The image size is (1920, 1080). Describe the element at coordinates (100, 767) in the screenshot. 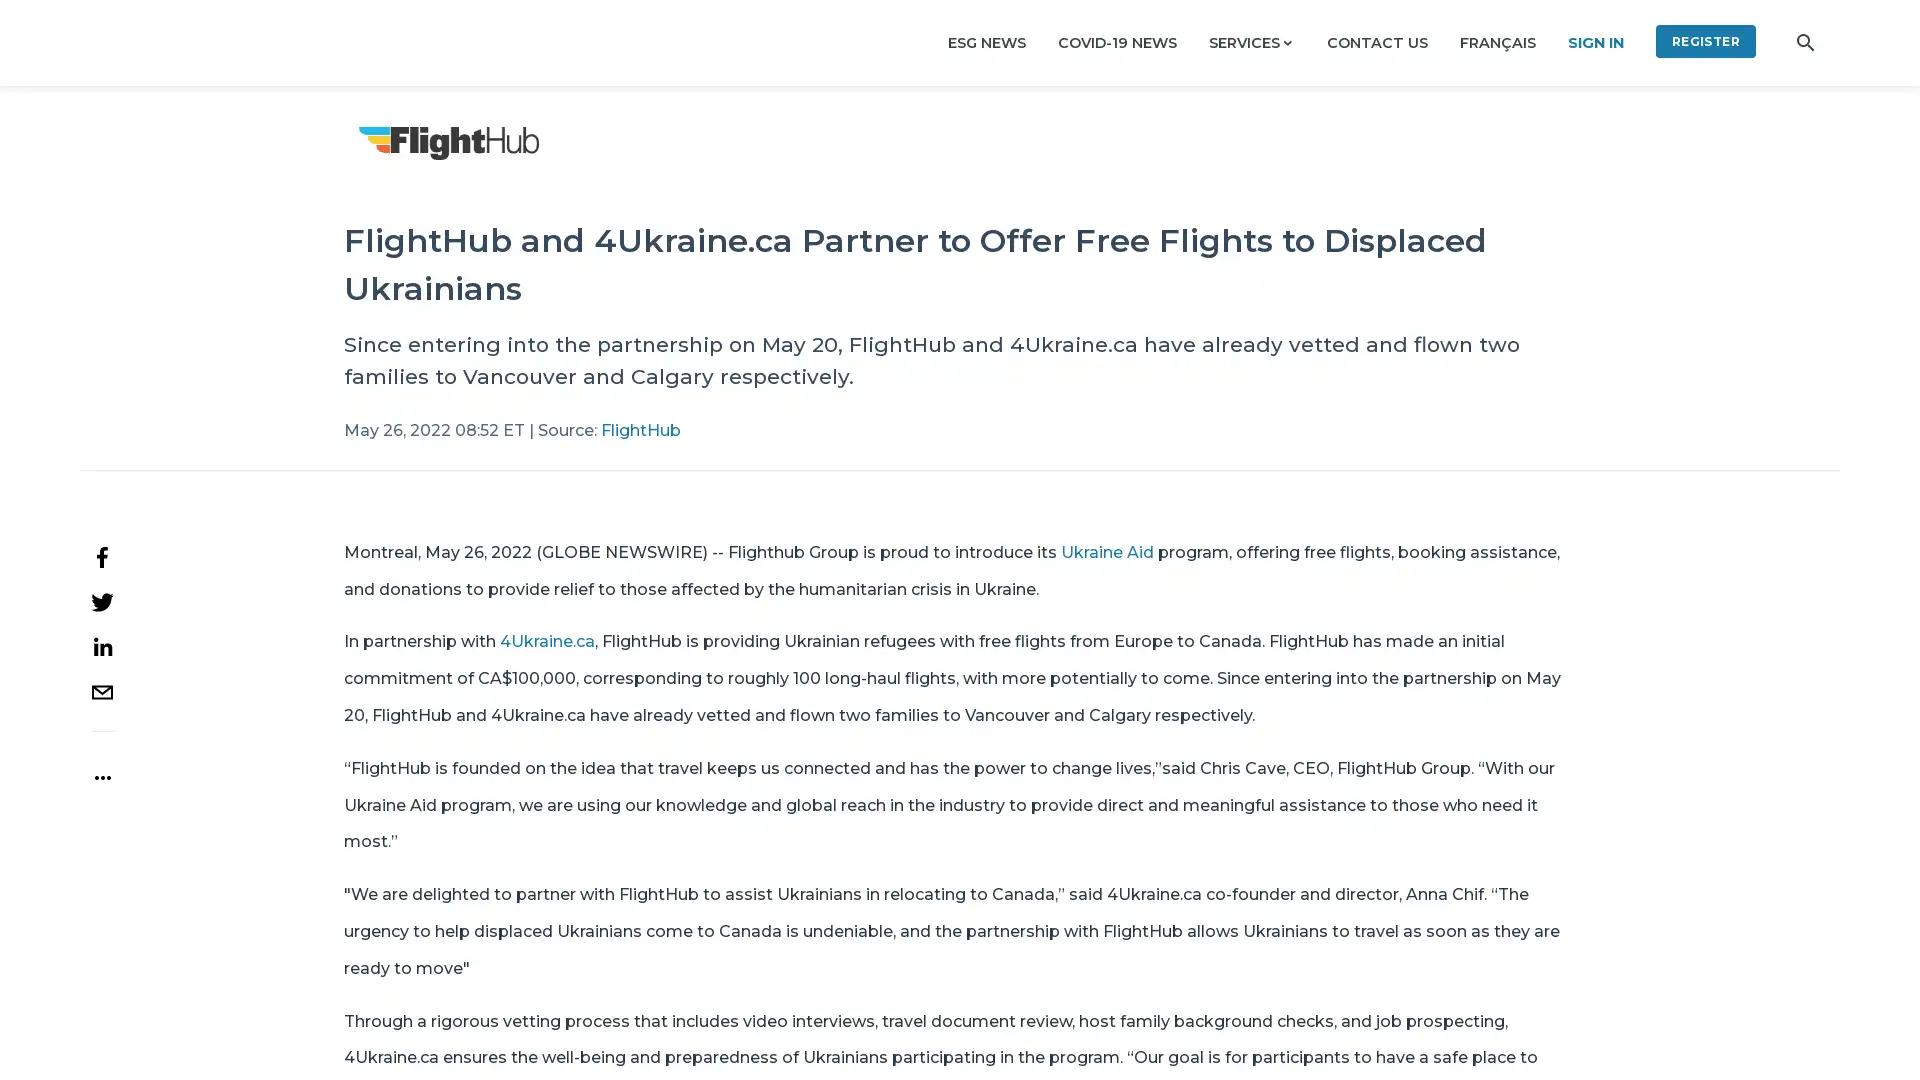

I see `...` at that location.